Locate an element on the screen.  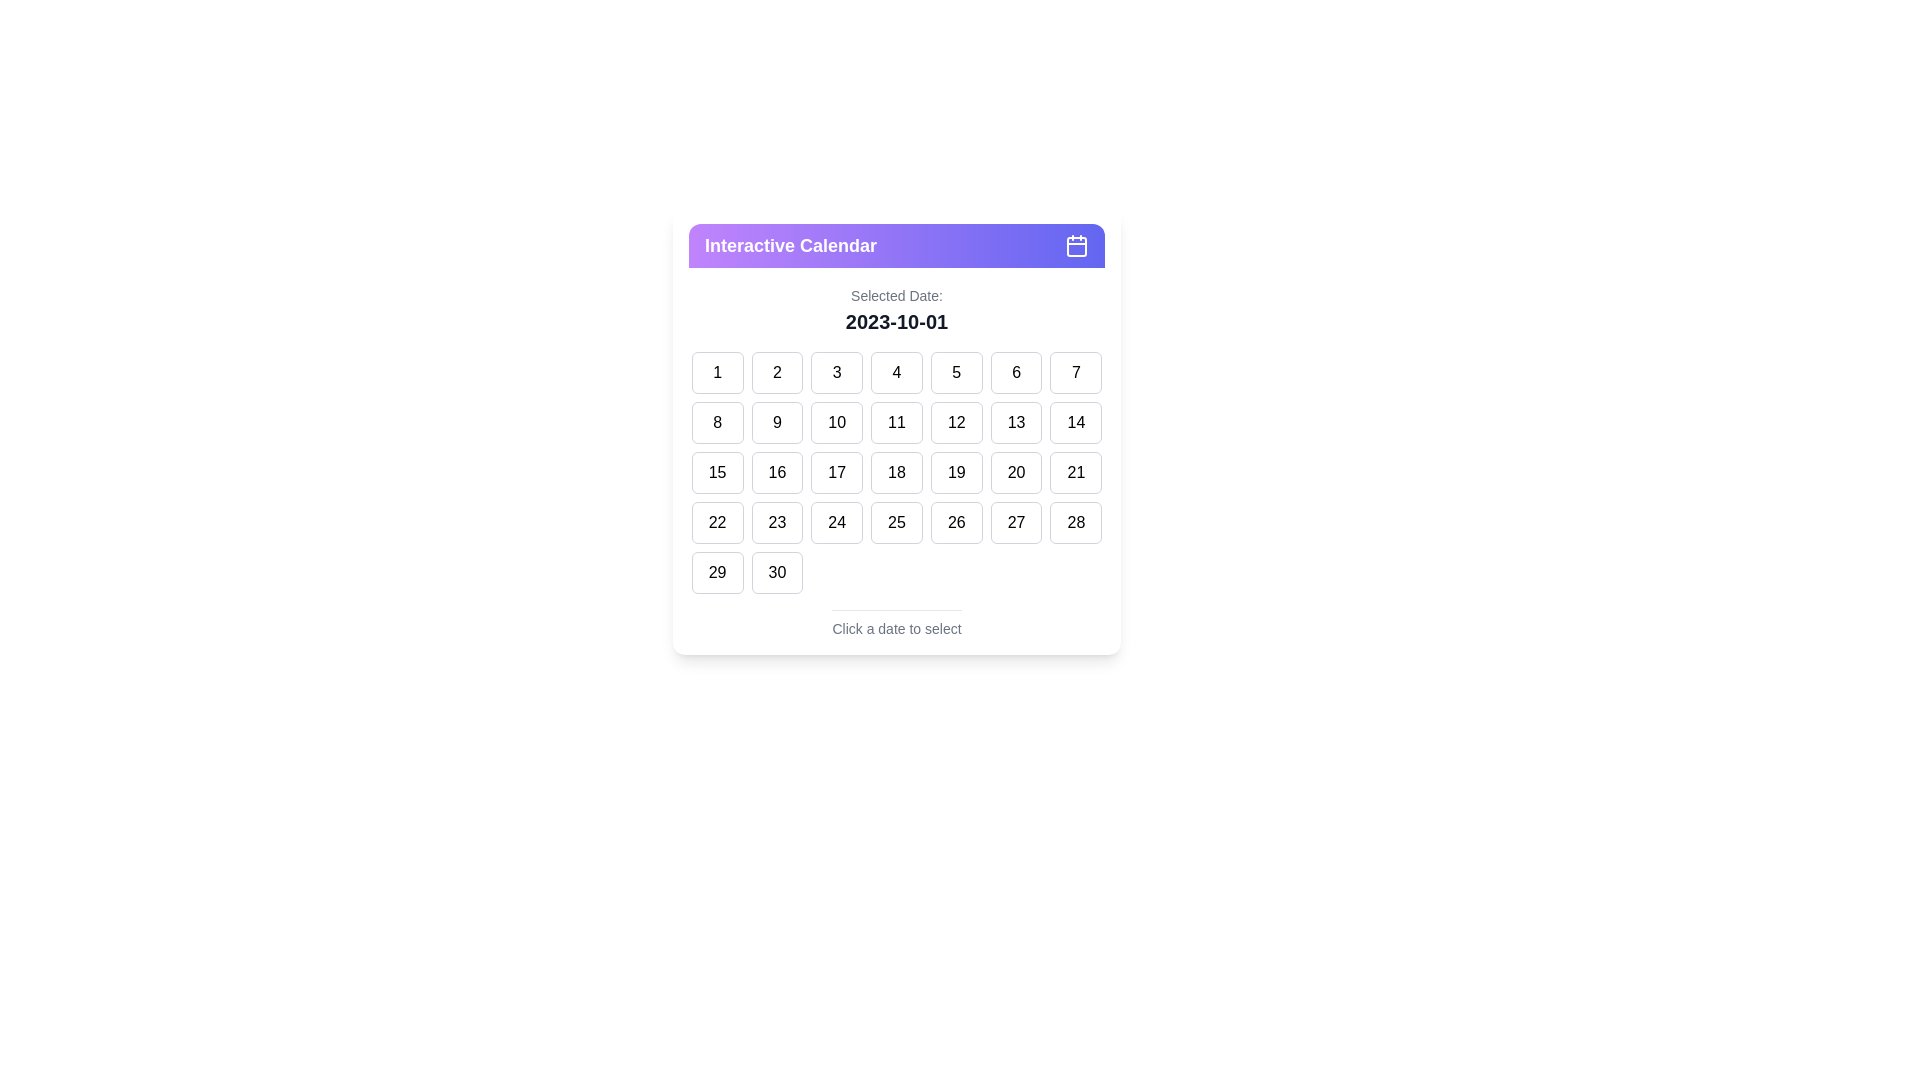
the button labeled '17' in the interactive calendar is located at coordinates (836, 473).